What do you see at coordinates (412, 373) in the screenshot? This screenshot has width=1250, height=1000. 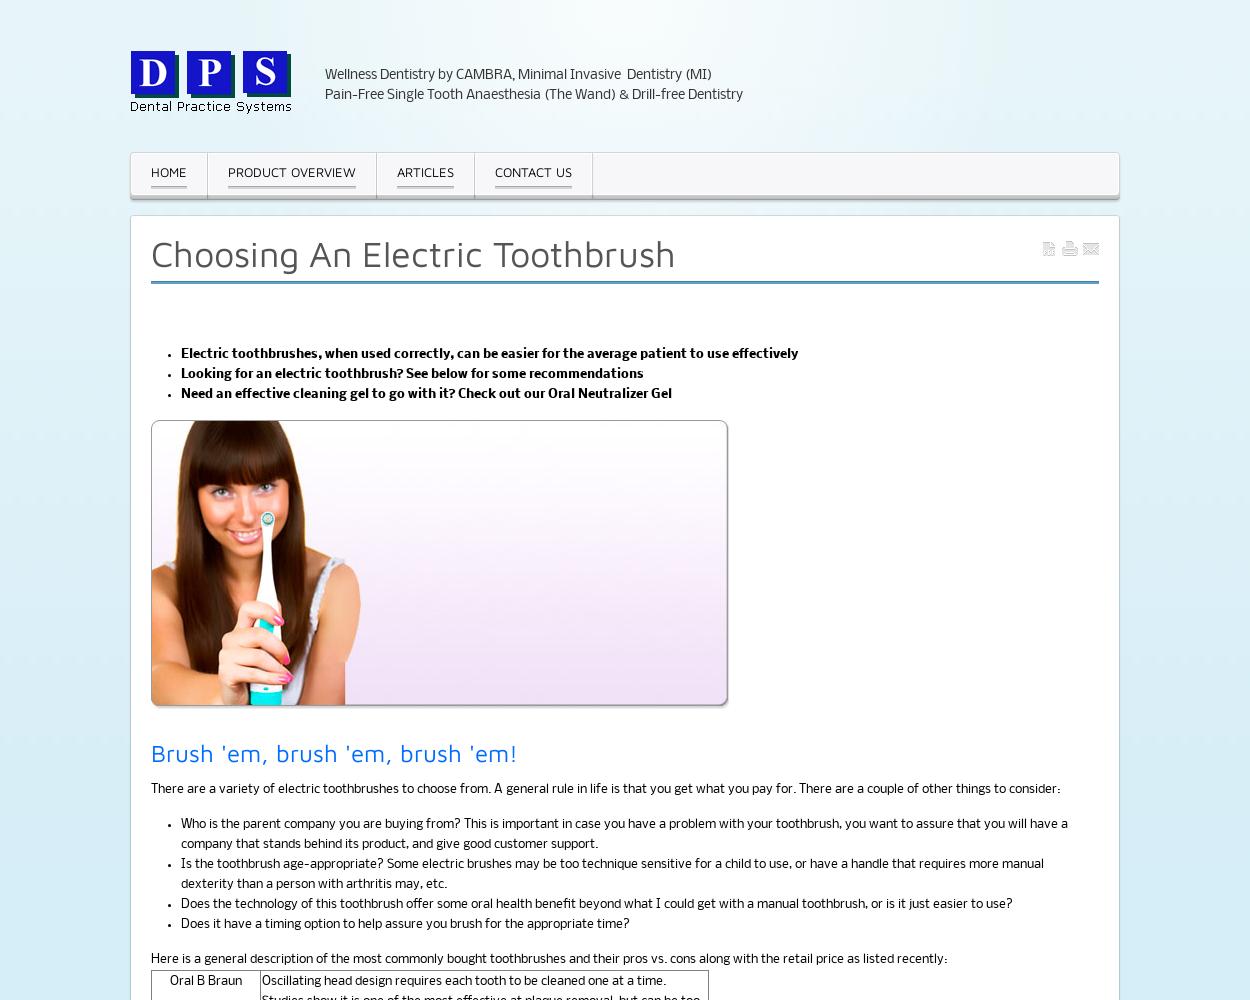 I see `'Looking for an electric toothbrush? See below for some recommendations'` at bounding box center [412, 373].